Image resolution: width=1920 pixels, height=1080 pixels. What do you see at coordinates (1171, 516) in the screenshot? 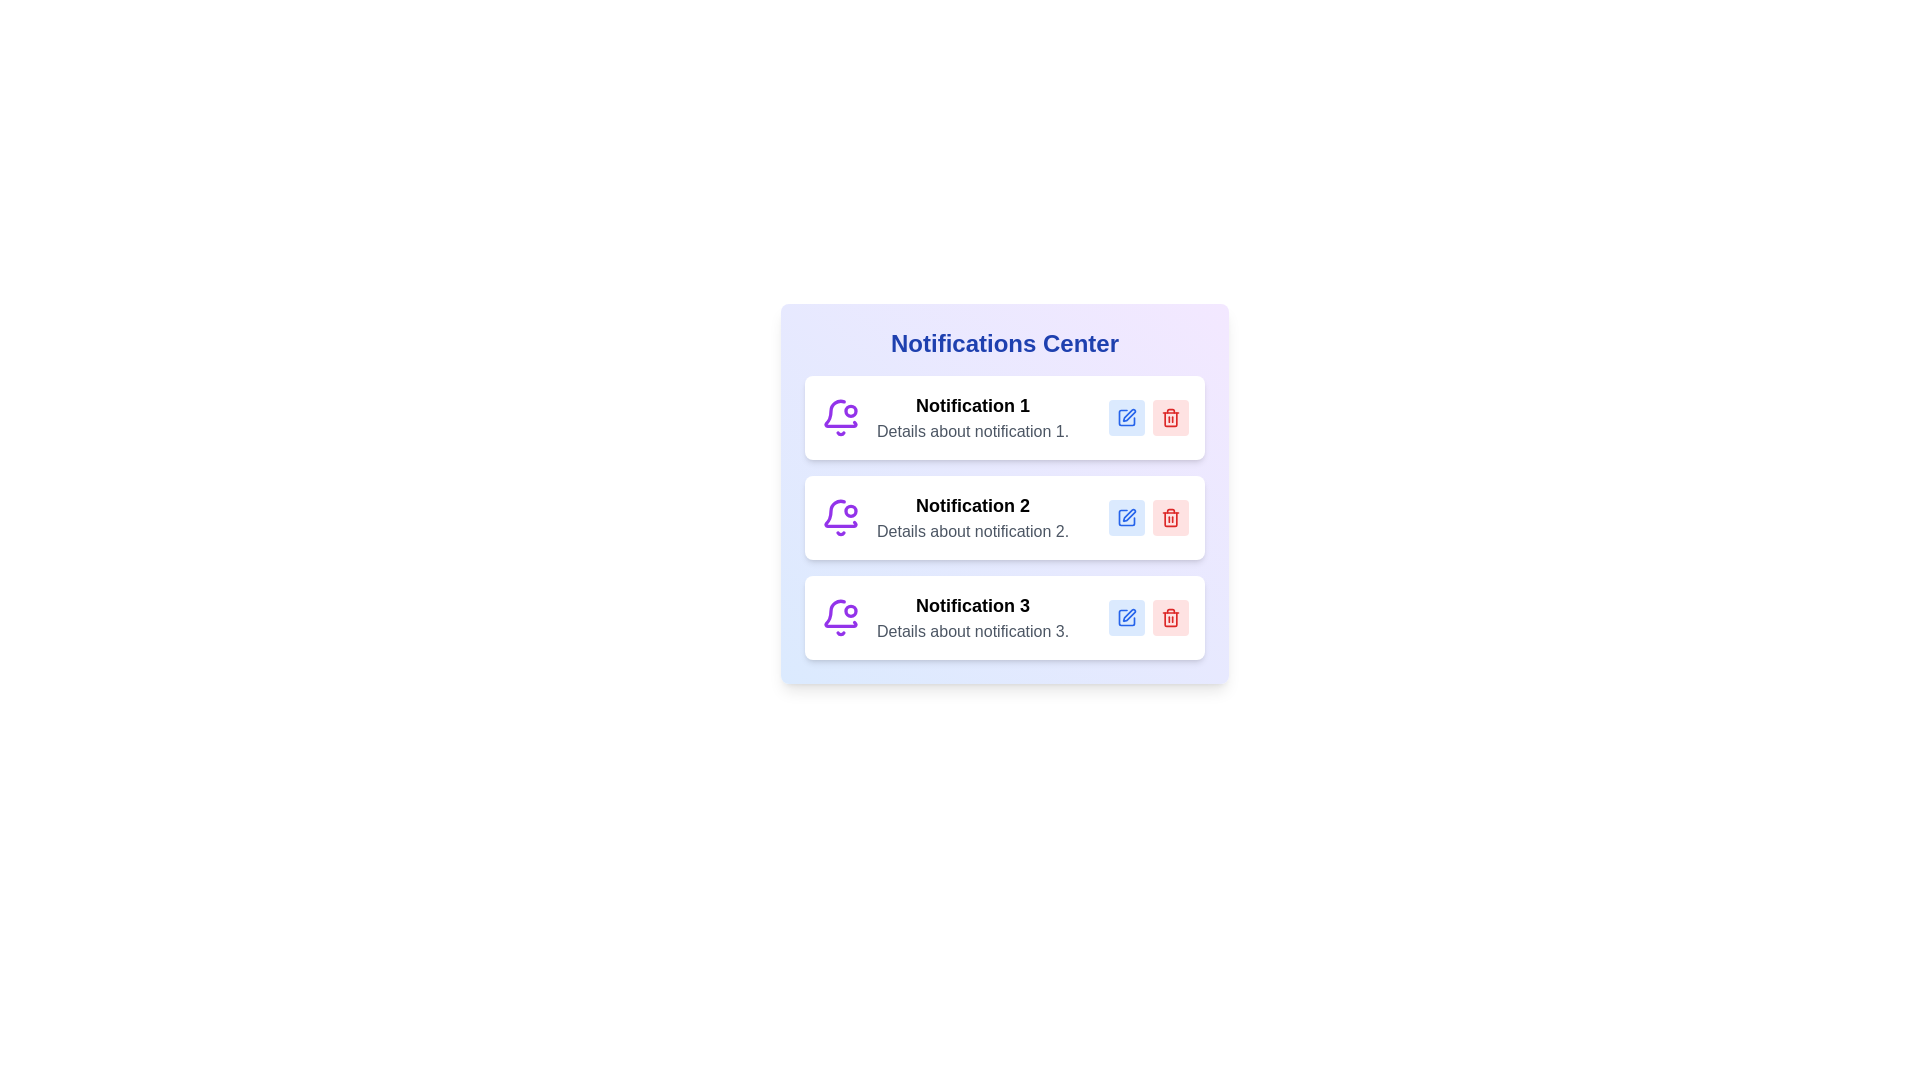
I see `the delete icon located as the rightmost icon in the action button group of the second notification card` at bounding box center [1171, 516].